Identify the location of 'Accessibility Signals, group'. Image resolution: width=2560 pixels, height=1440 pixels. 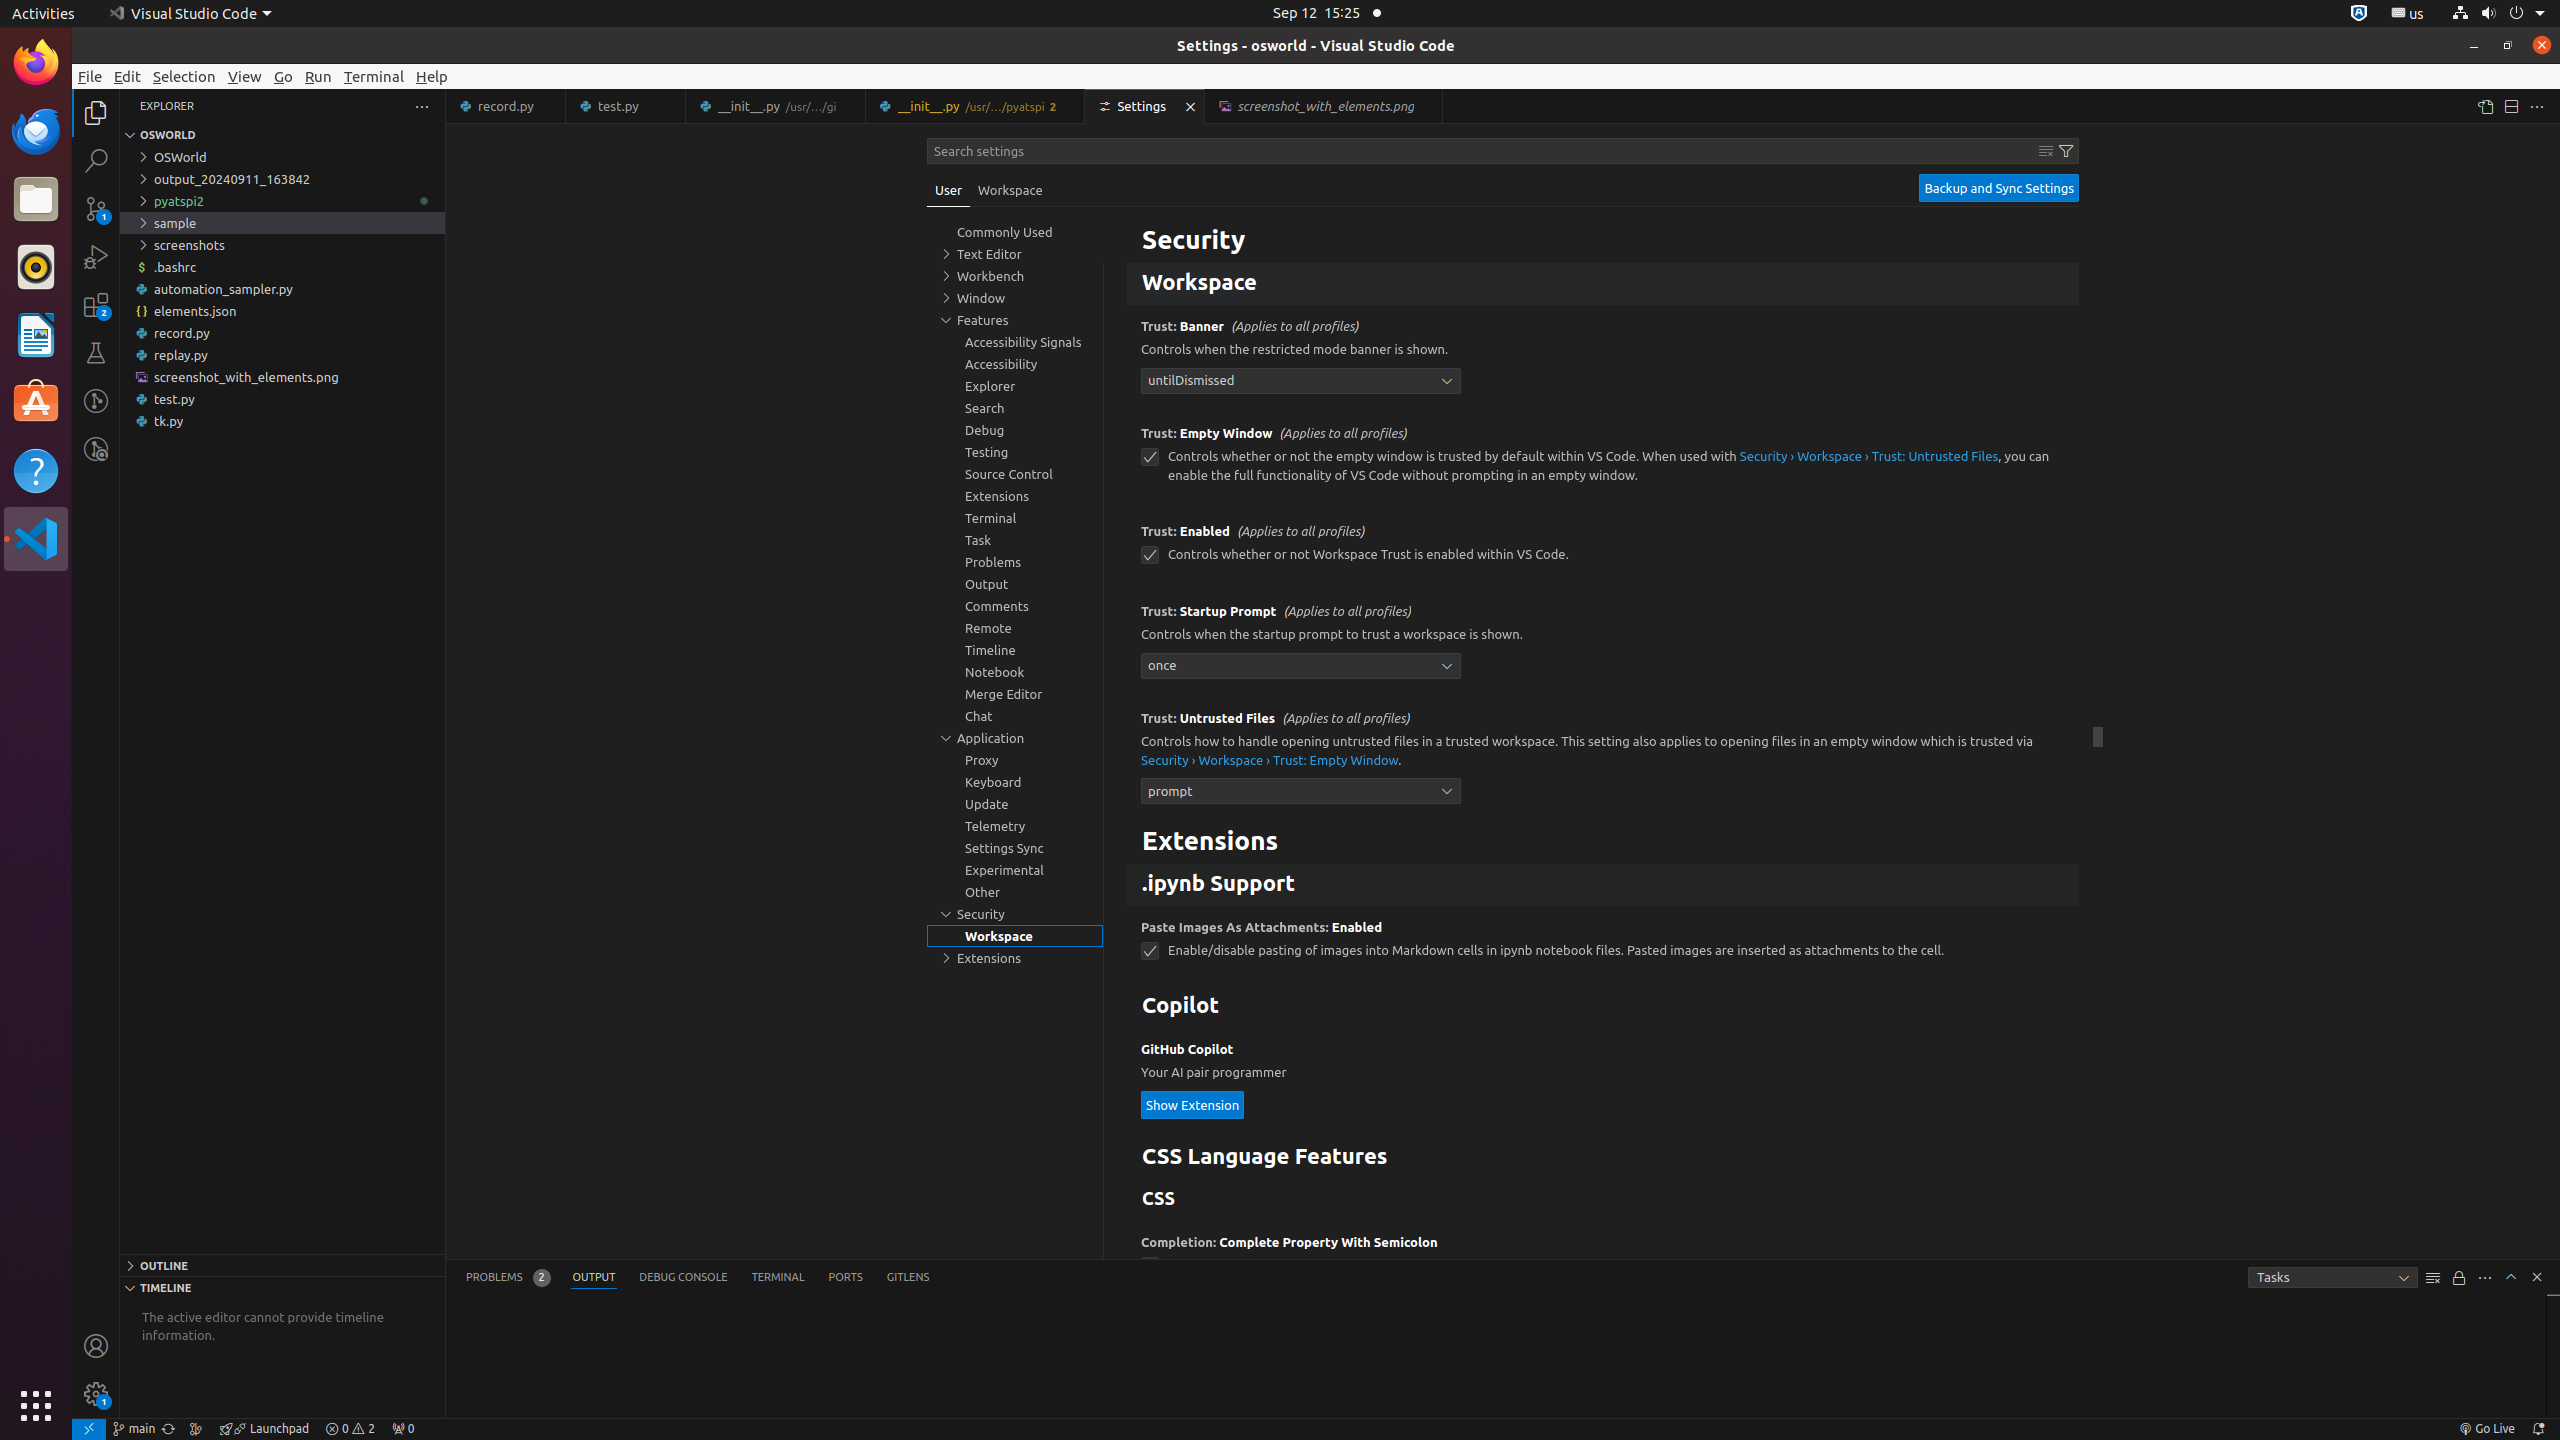
(1015, 341).